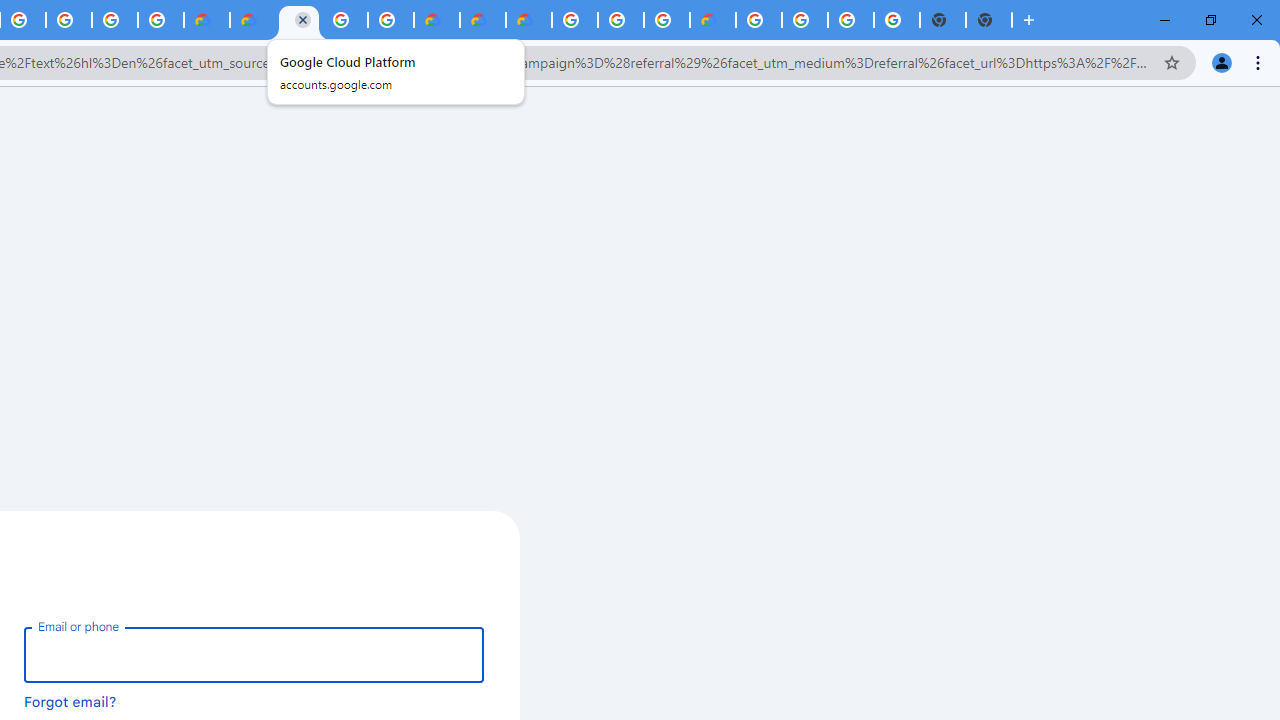 This screenshot has height=720, width=1280. Describe the element at coordinates (528, 20) in the screenshot. I see `'Google Cloud Estimate Summary'` at that location.